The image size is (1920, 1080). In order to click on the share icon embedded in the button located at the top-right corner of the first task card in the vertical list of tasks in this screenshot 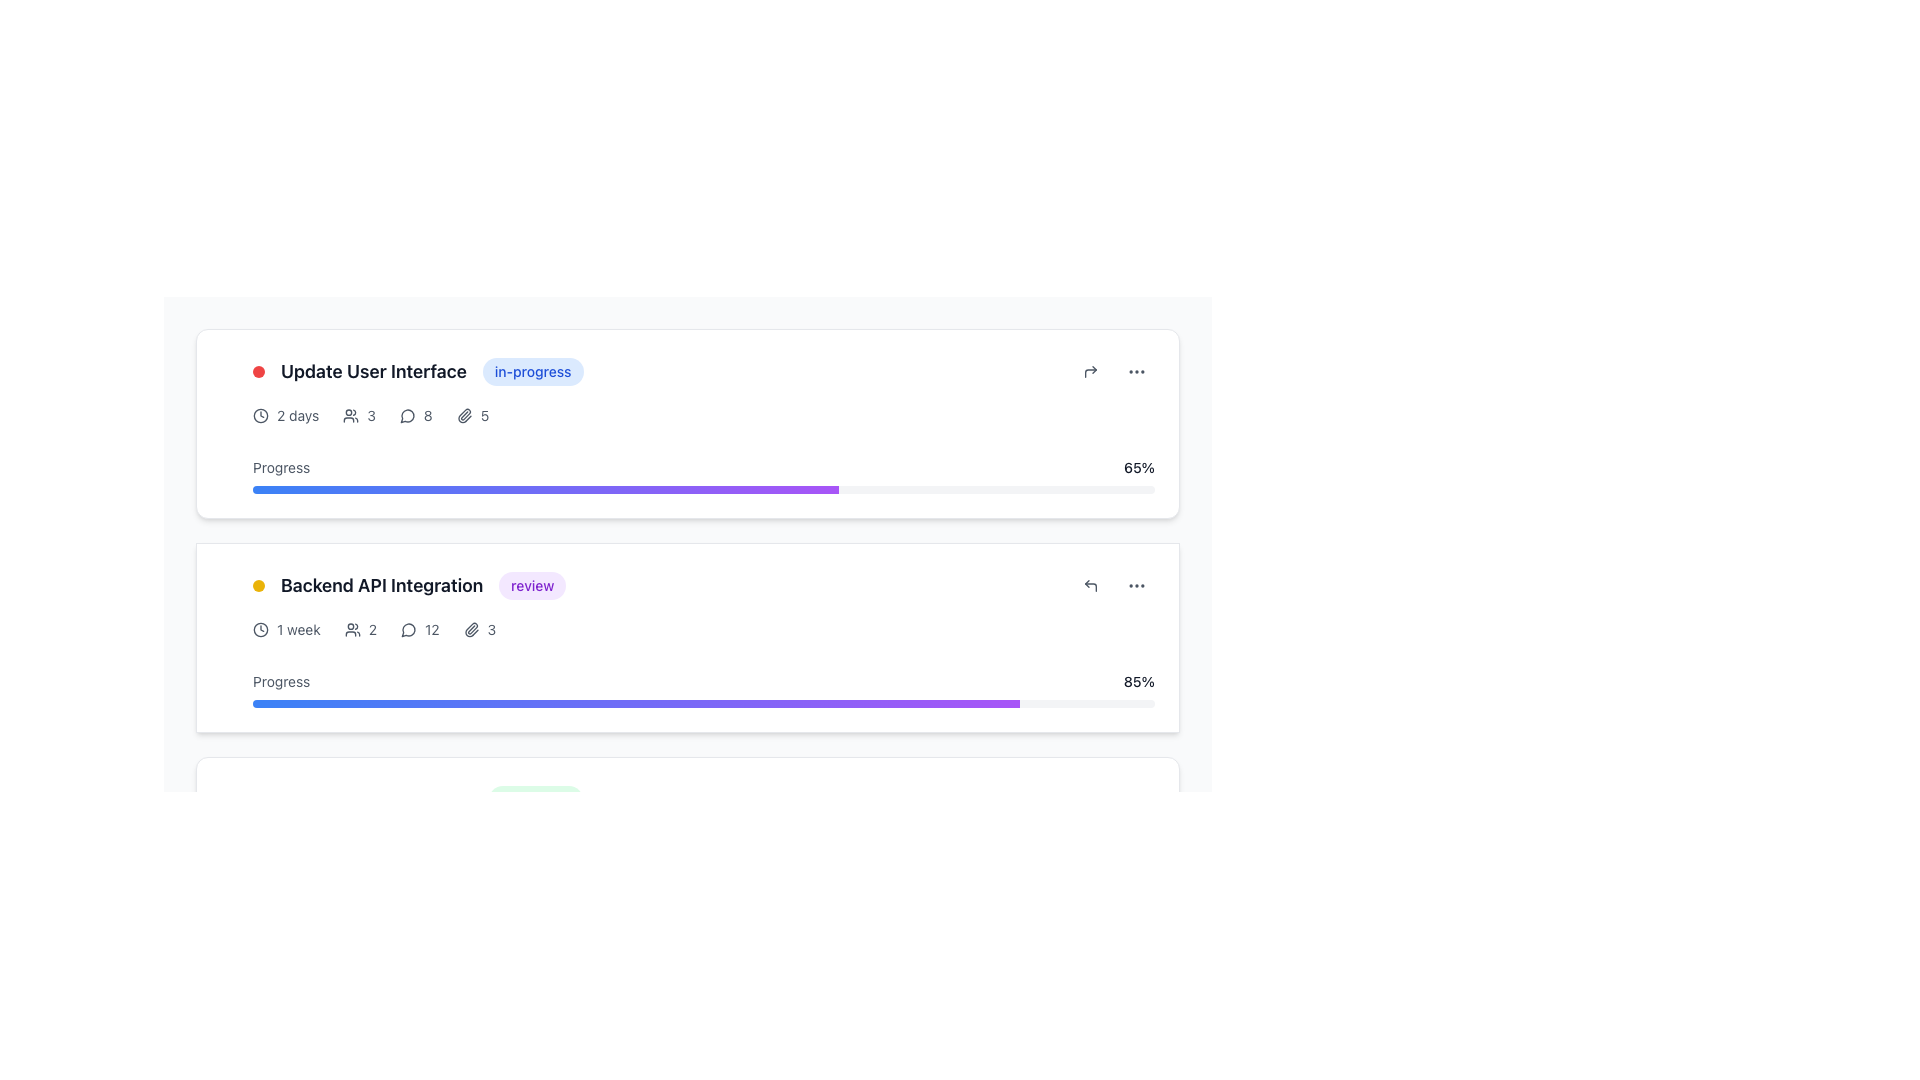, I will do `click(1089, 371)`.